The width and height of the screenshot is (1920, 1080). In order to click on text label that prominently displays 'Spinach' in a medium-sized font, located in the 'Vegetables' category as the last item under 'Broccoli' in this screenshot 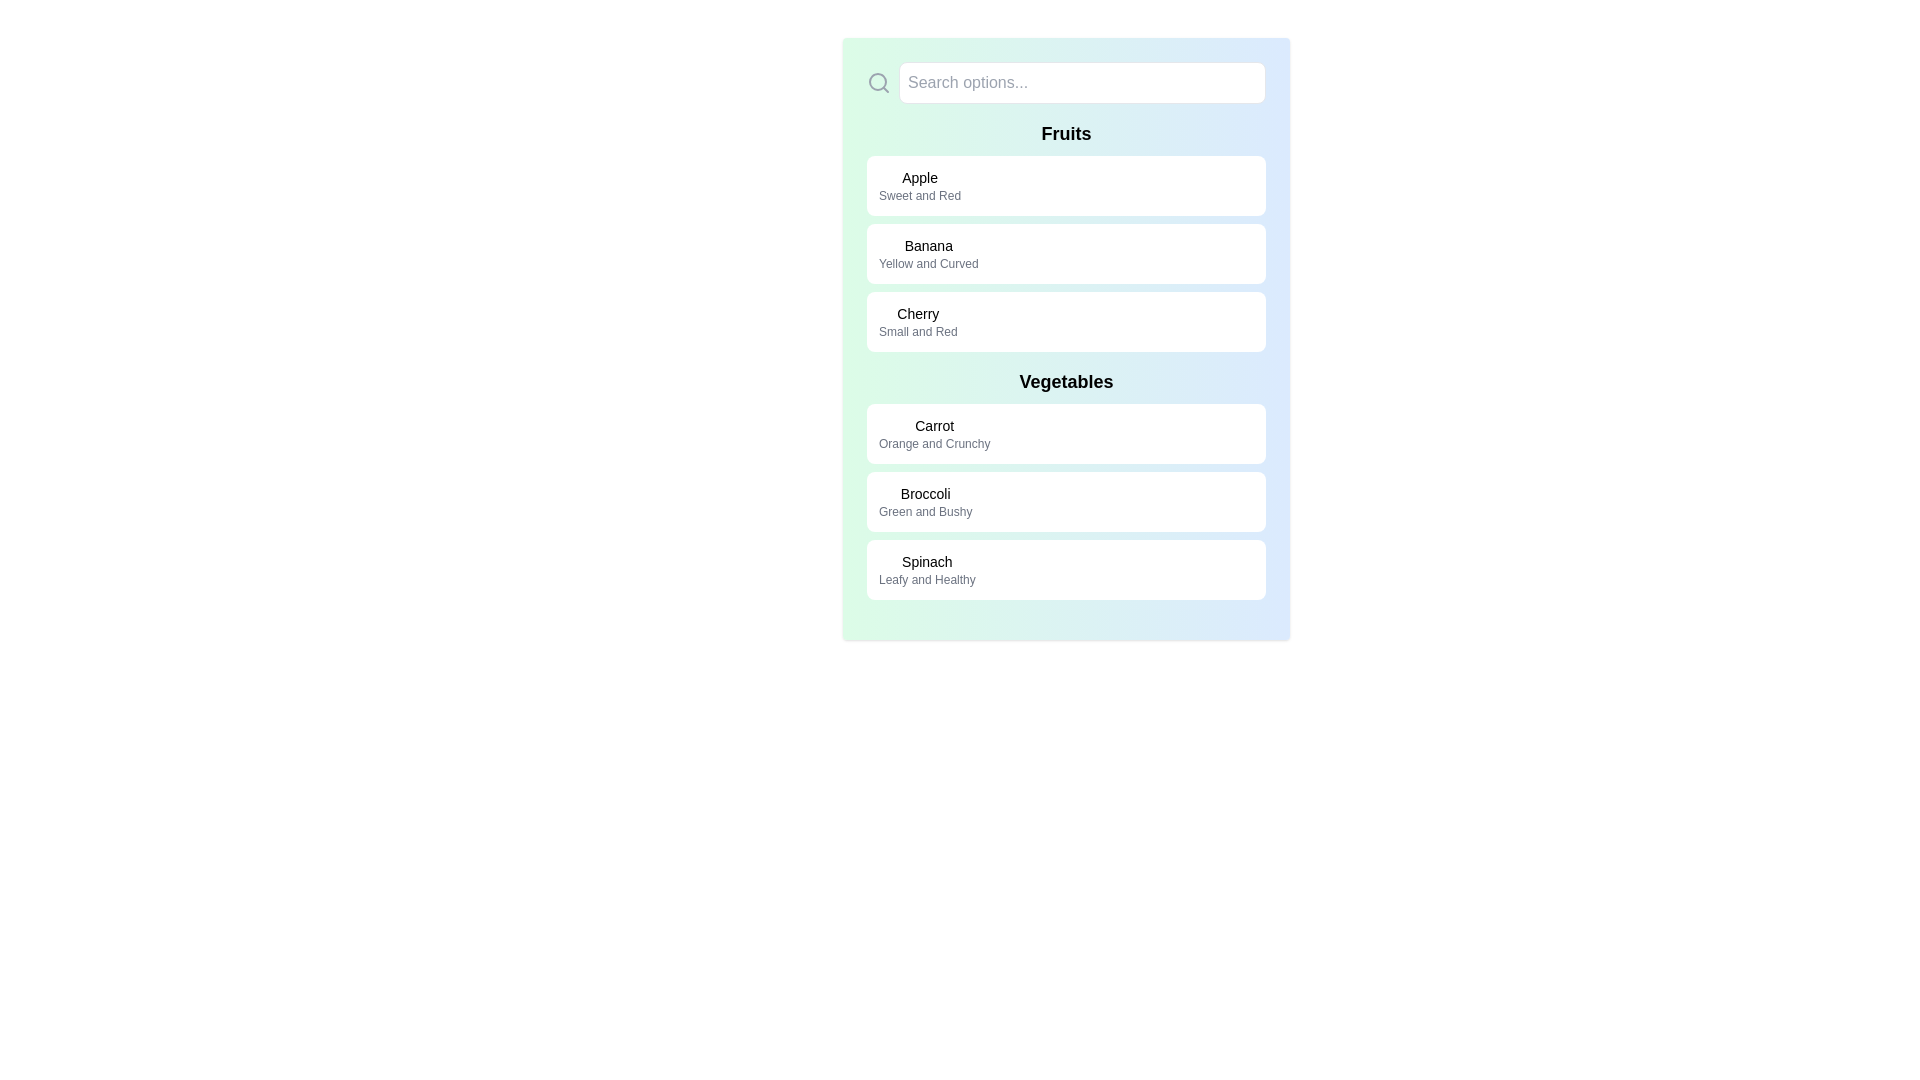, I will do `click(926, 562)`.